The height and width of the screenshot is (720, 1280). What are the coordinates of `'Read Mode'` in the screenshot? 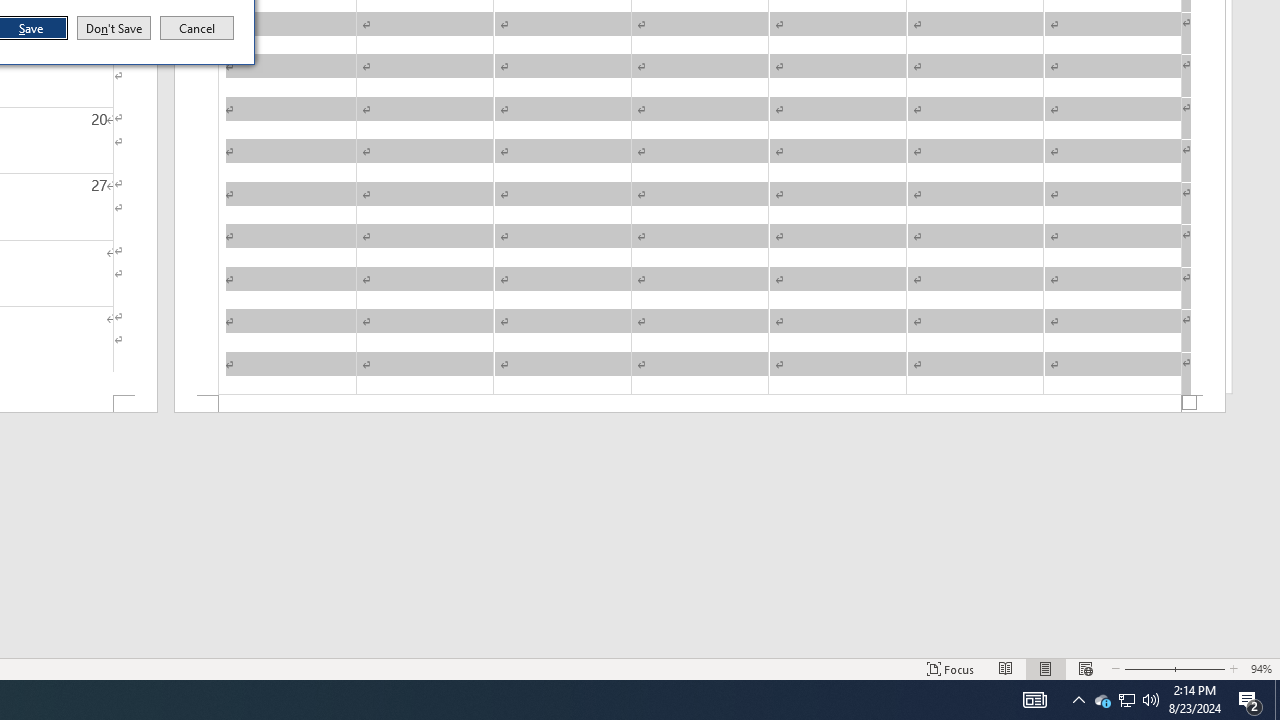 It's located at (1006, 669).